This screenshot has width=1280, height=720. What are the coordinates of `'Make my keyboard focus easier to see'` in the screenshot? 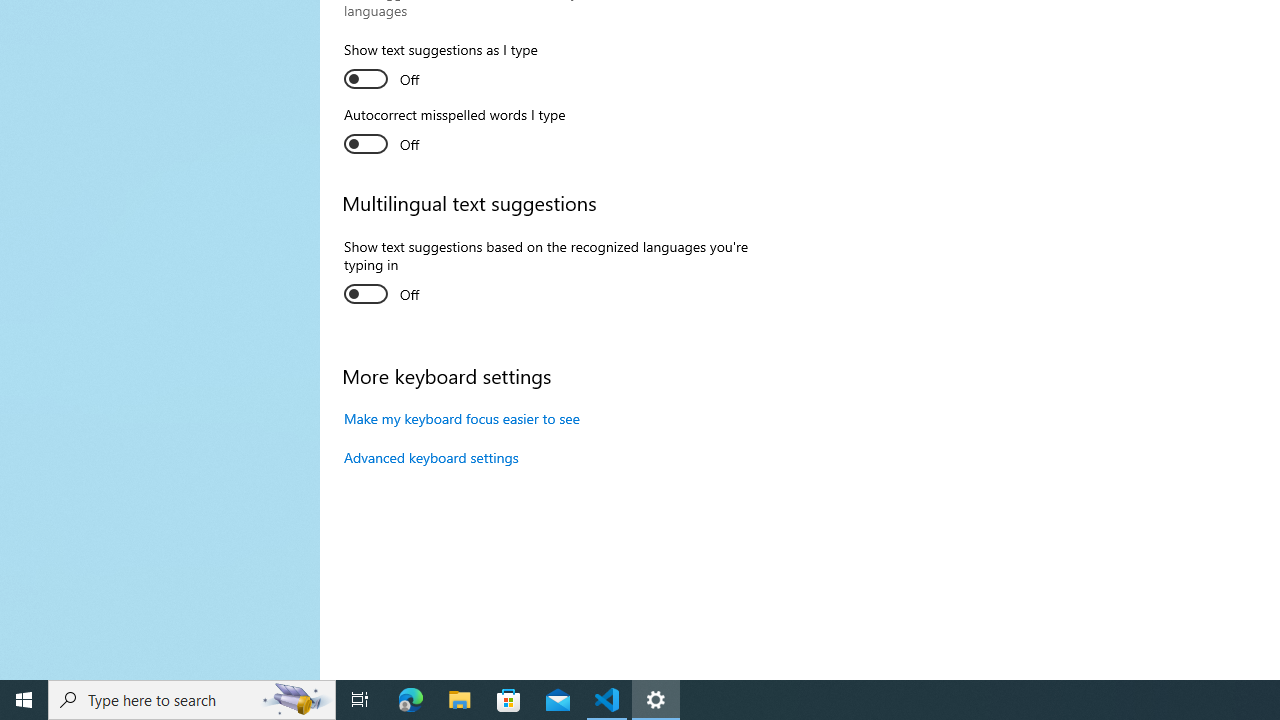 It's located at (461, 417).